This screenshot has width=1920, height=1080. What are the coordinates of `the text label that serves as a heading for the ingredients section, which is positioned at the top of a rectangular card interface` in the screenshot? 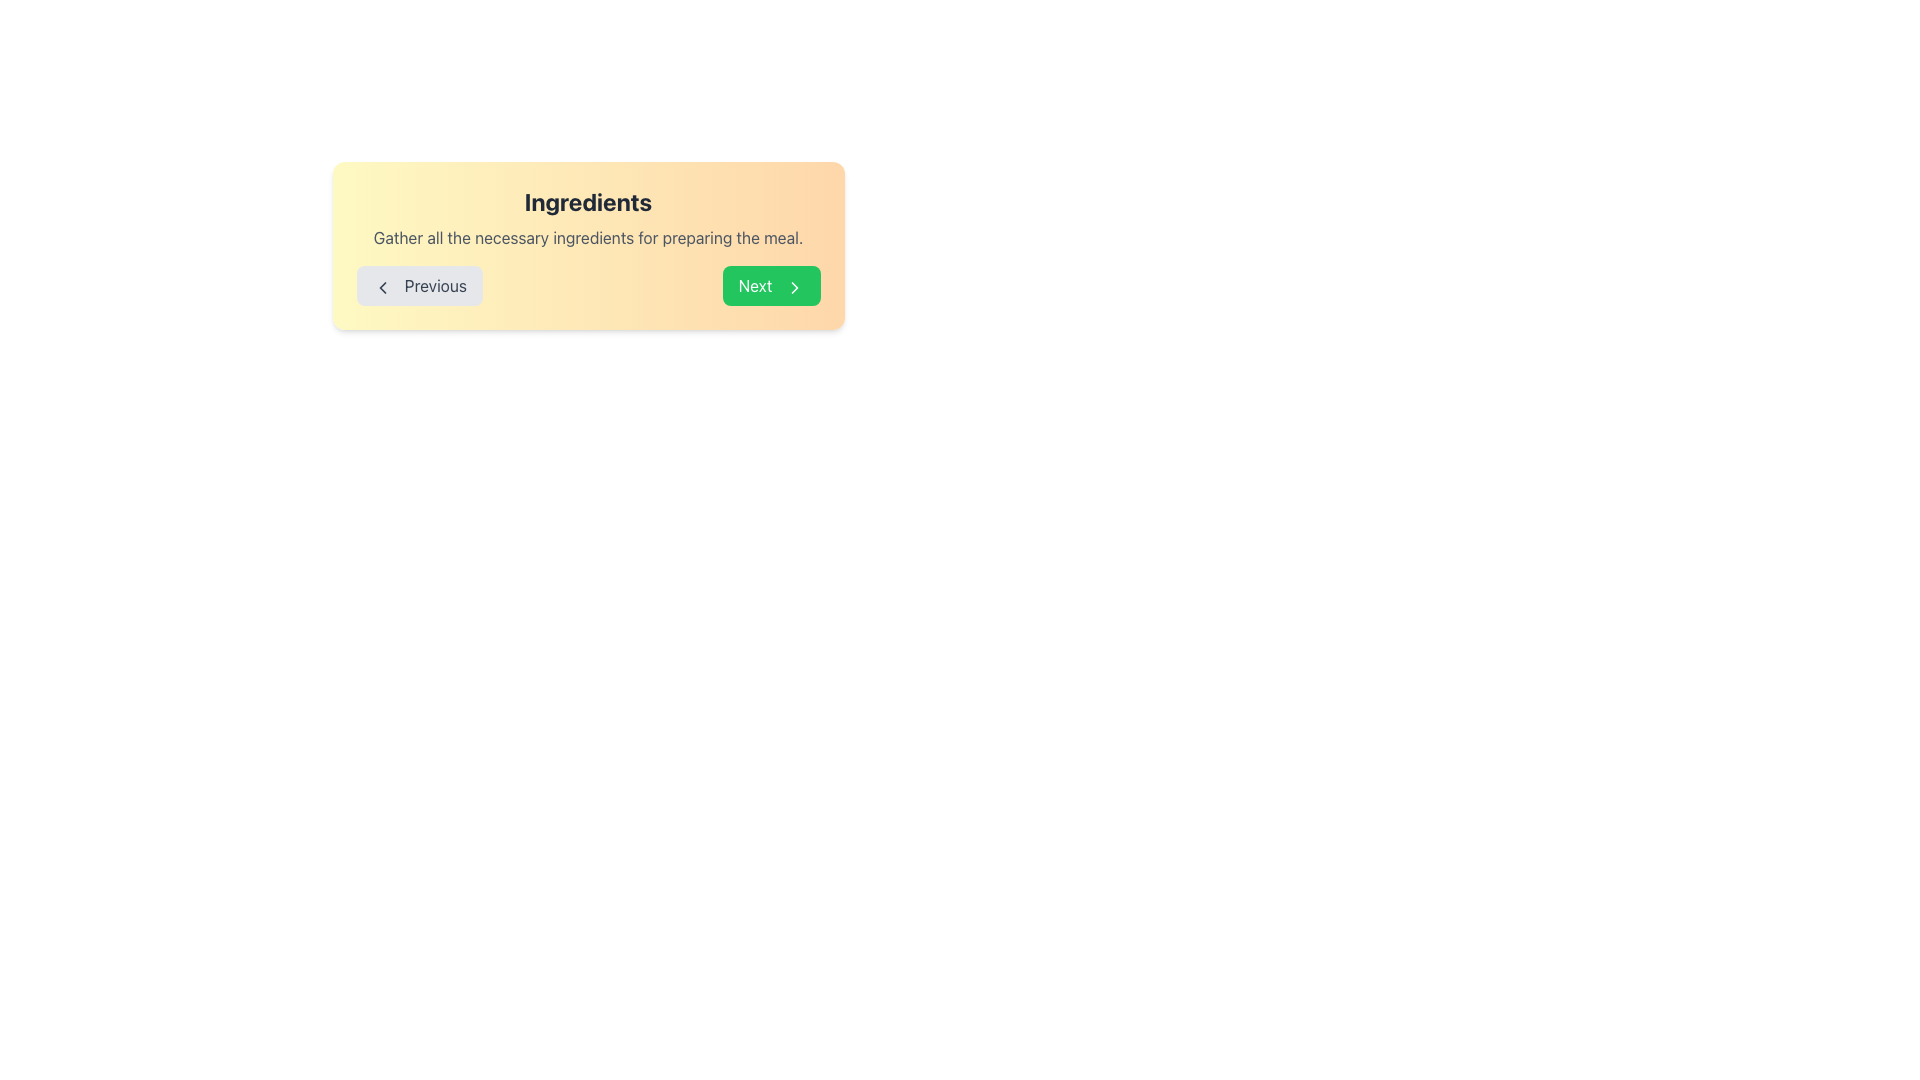 It's located at (587, 201).